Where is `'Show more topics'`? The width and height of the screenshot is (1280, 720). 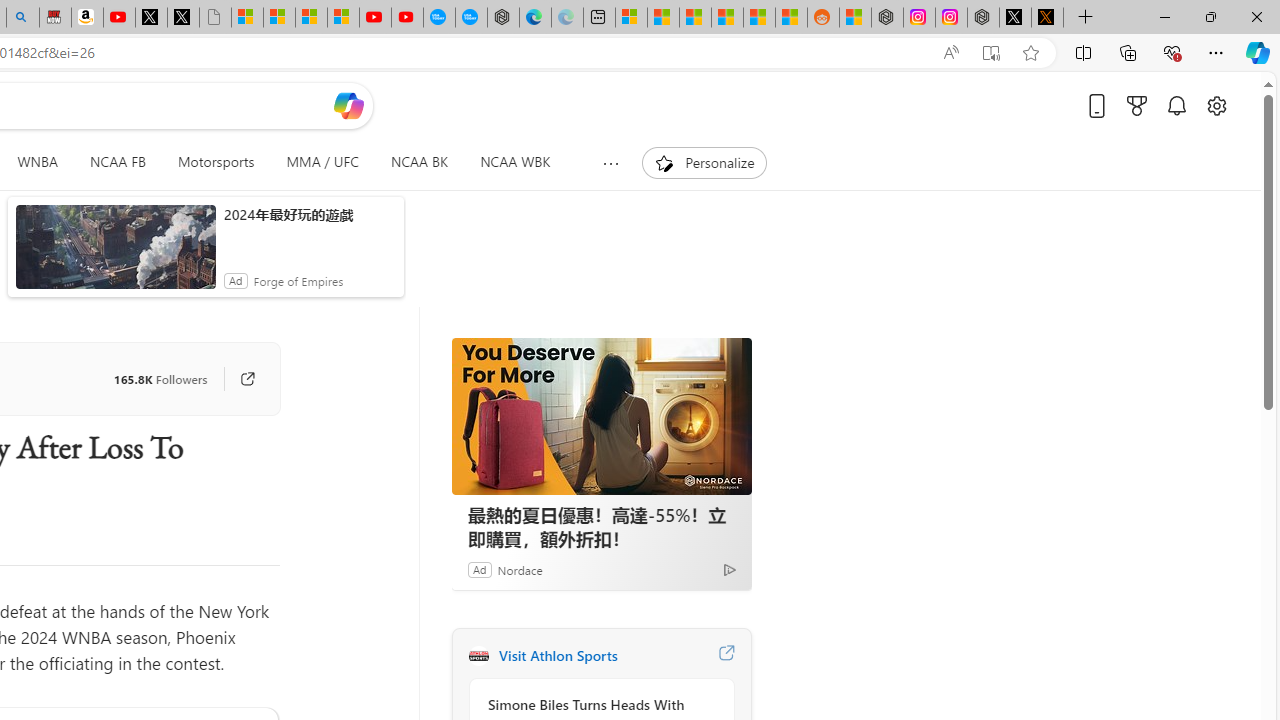
'Show more topics' is located at coordinates (610, 162).